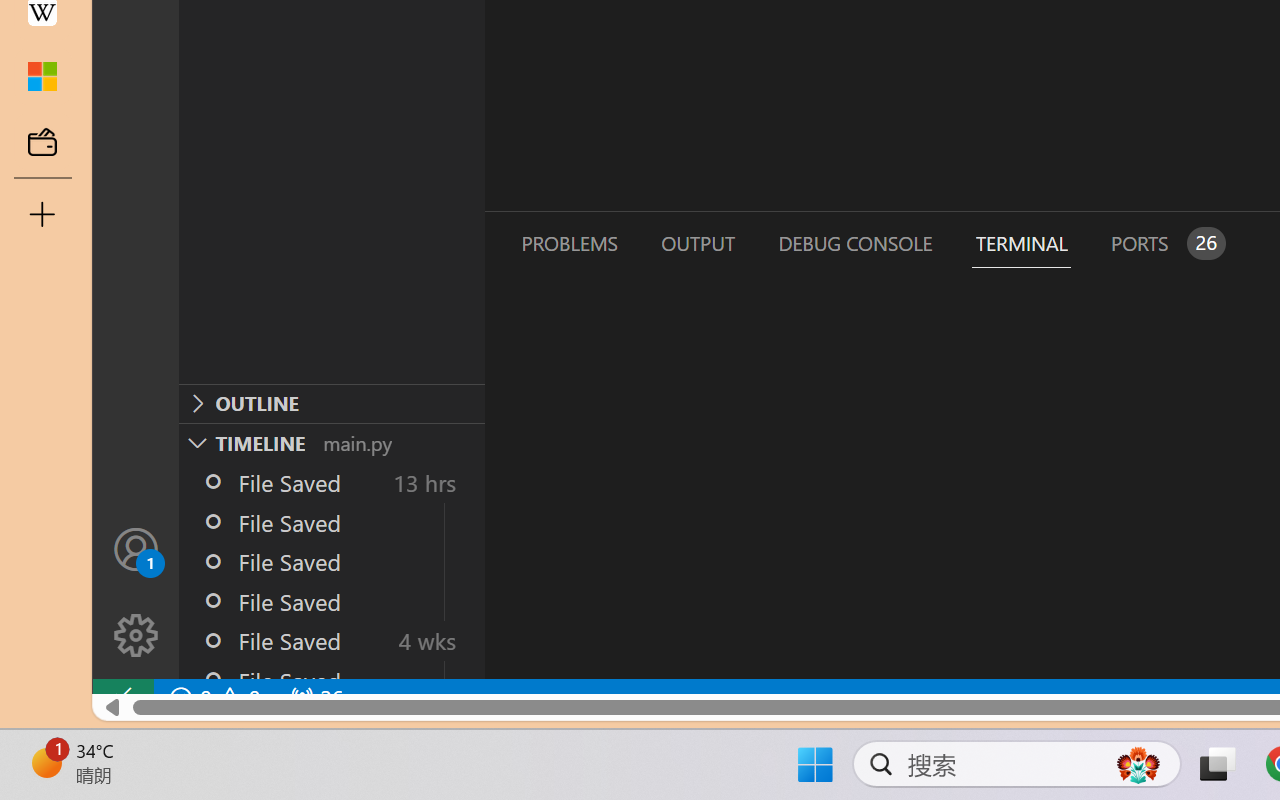  I want to click on 'Terminal (Ctrl+`)', so click(1021, 242).